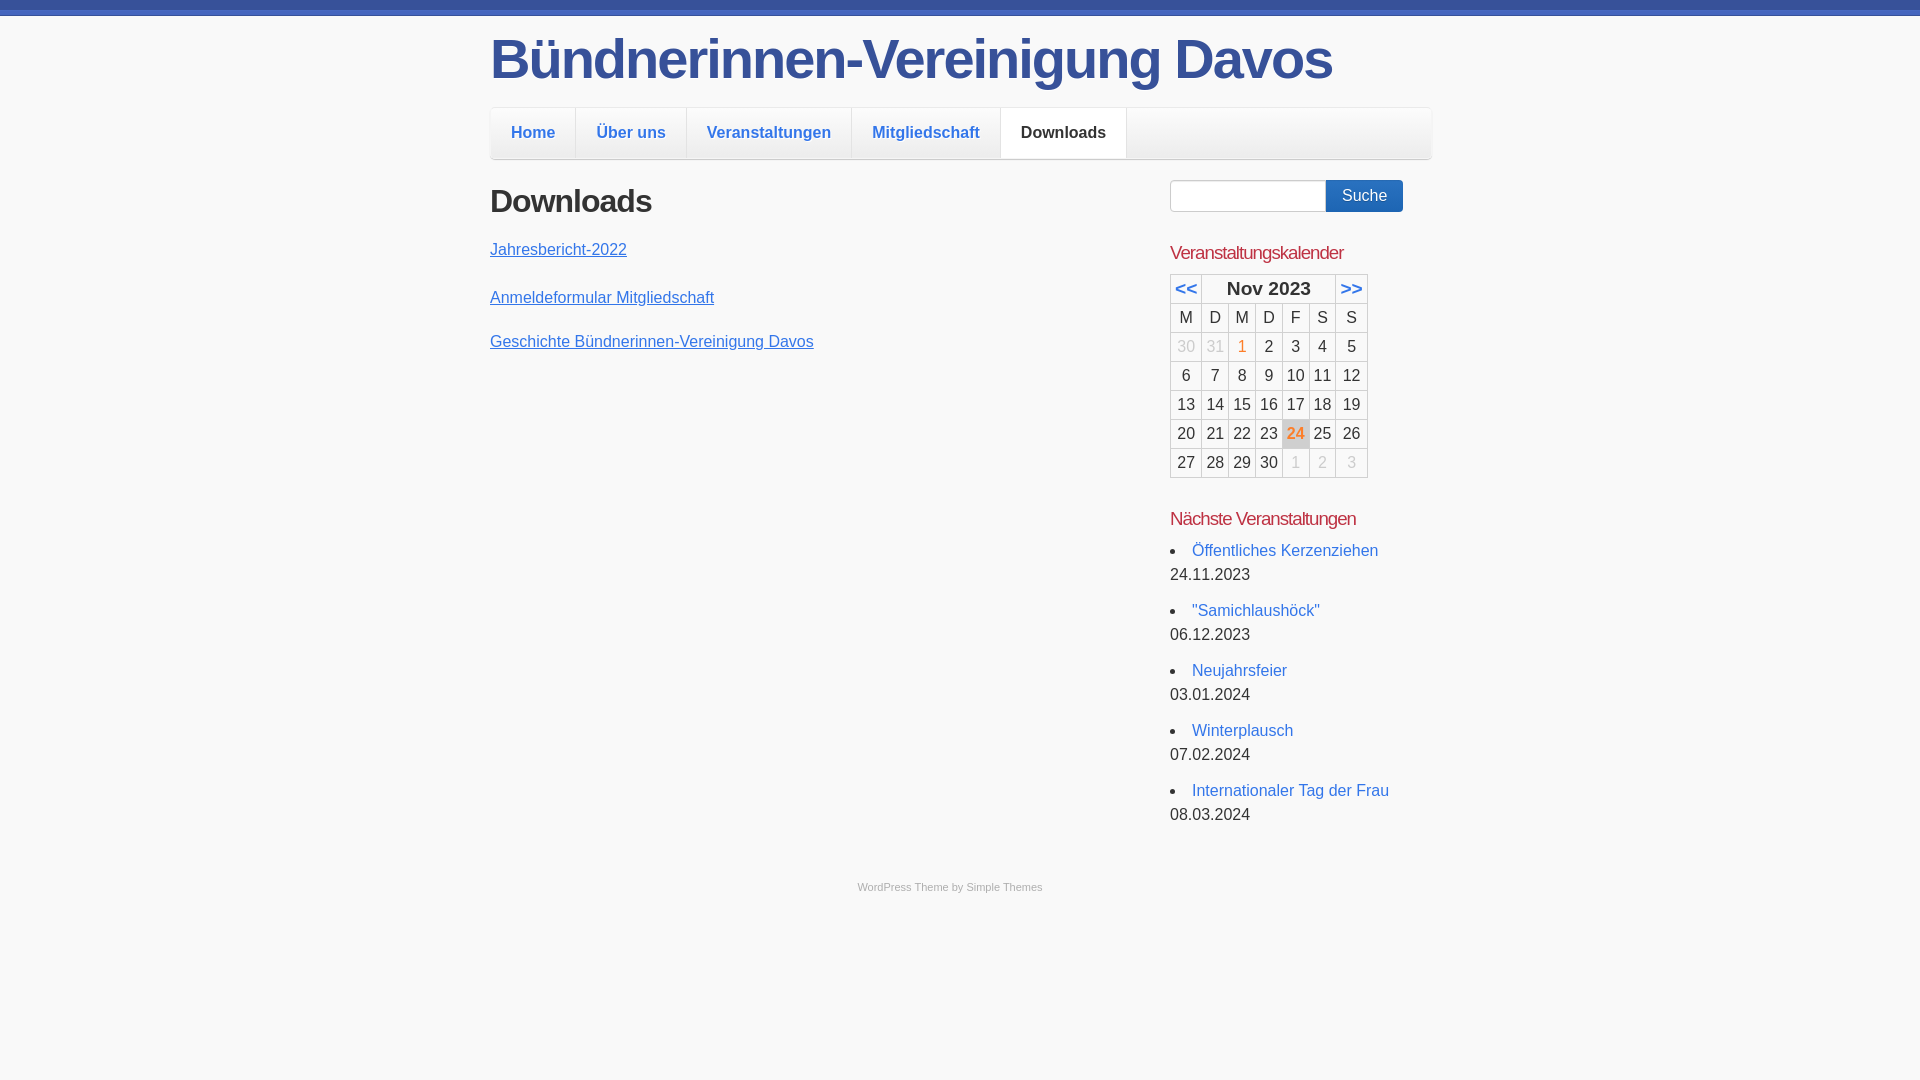  Describe the element at coordinates (1238, 670) in the screenshot. I see `'Neujahrsfeier'` at that location.